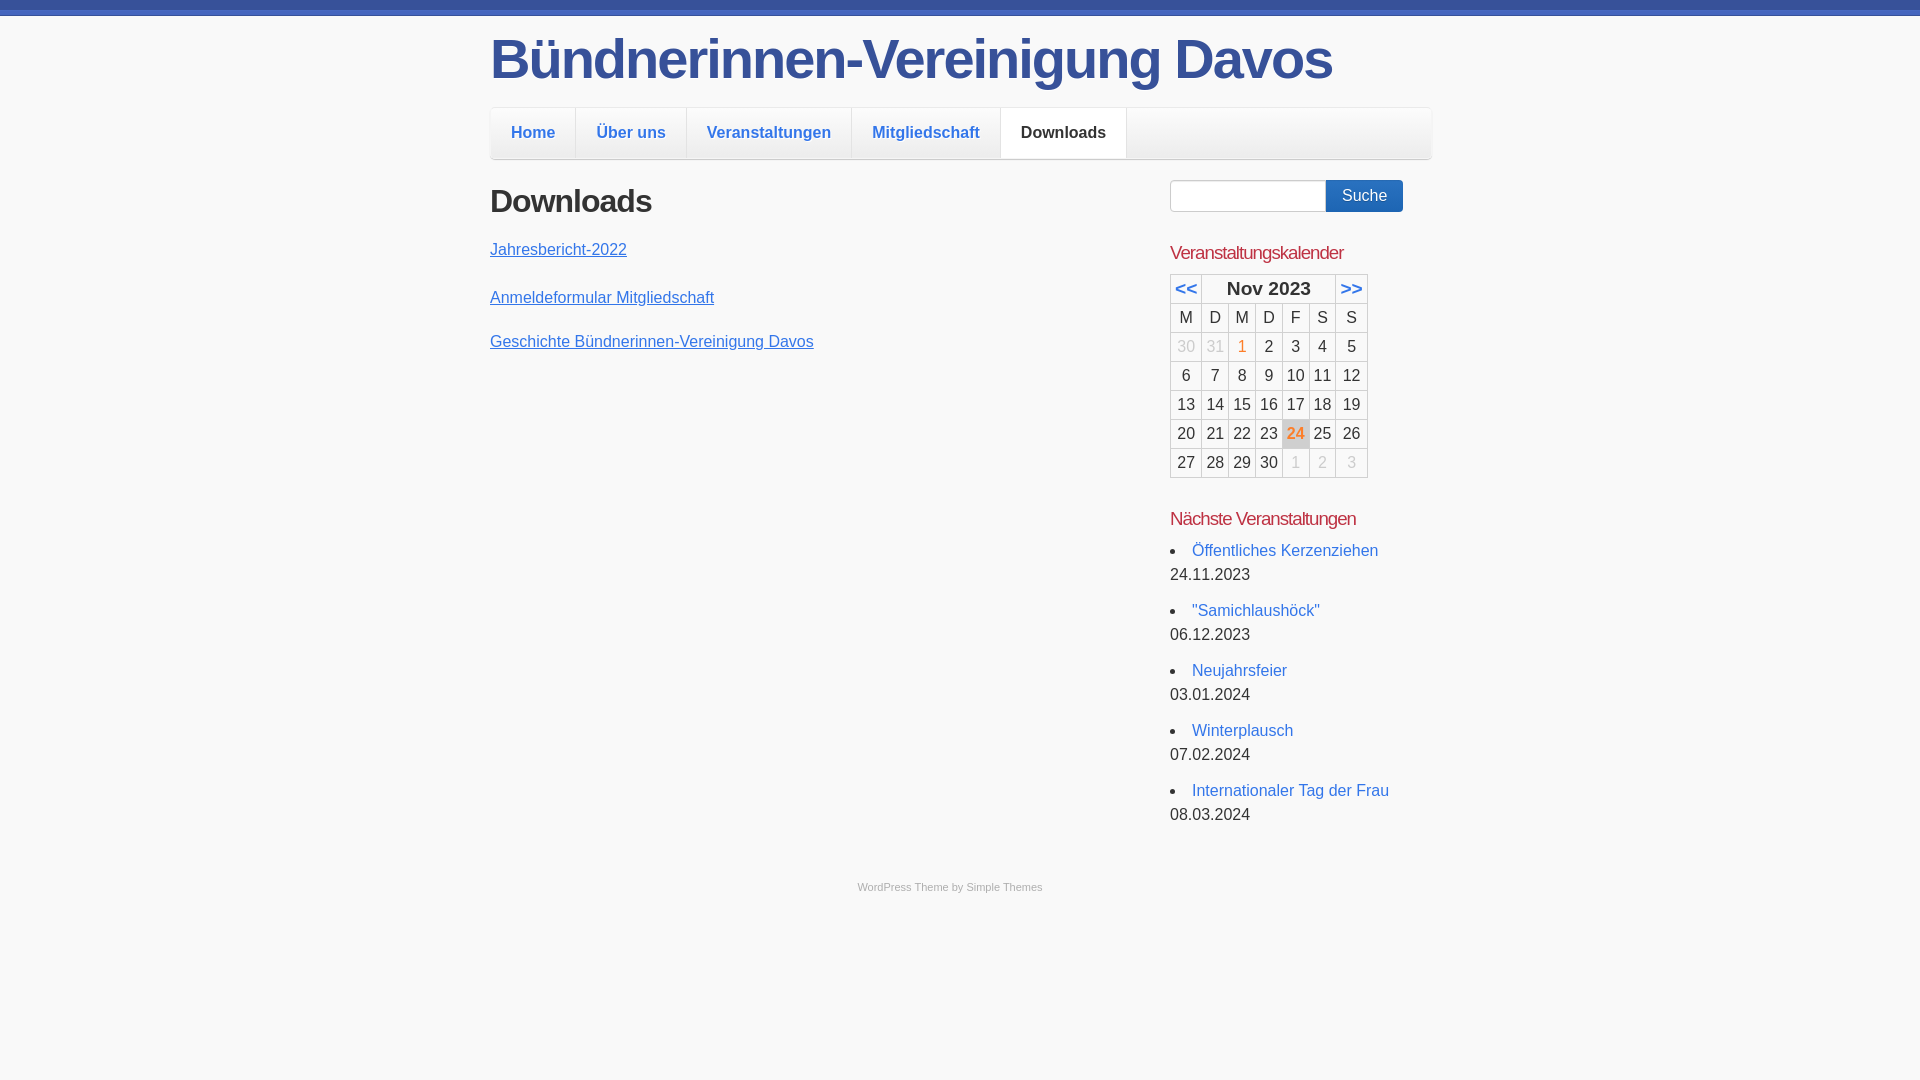  Describe the element at coordinates (1238, 670) in the screenshot. I see `'Neujahrsfeier'` at that location.